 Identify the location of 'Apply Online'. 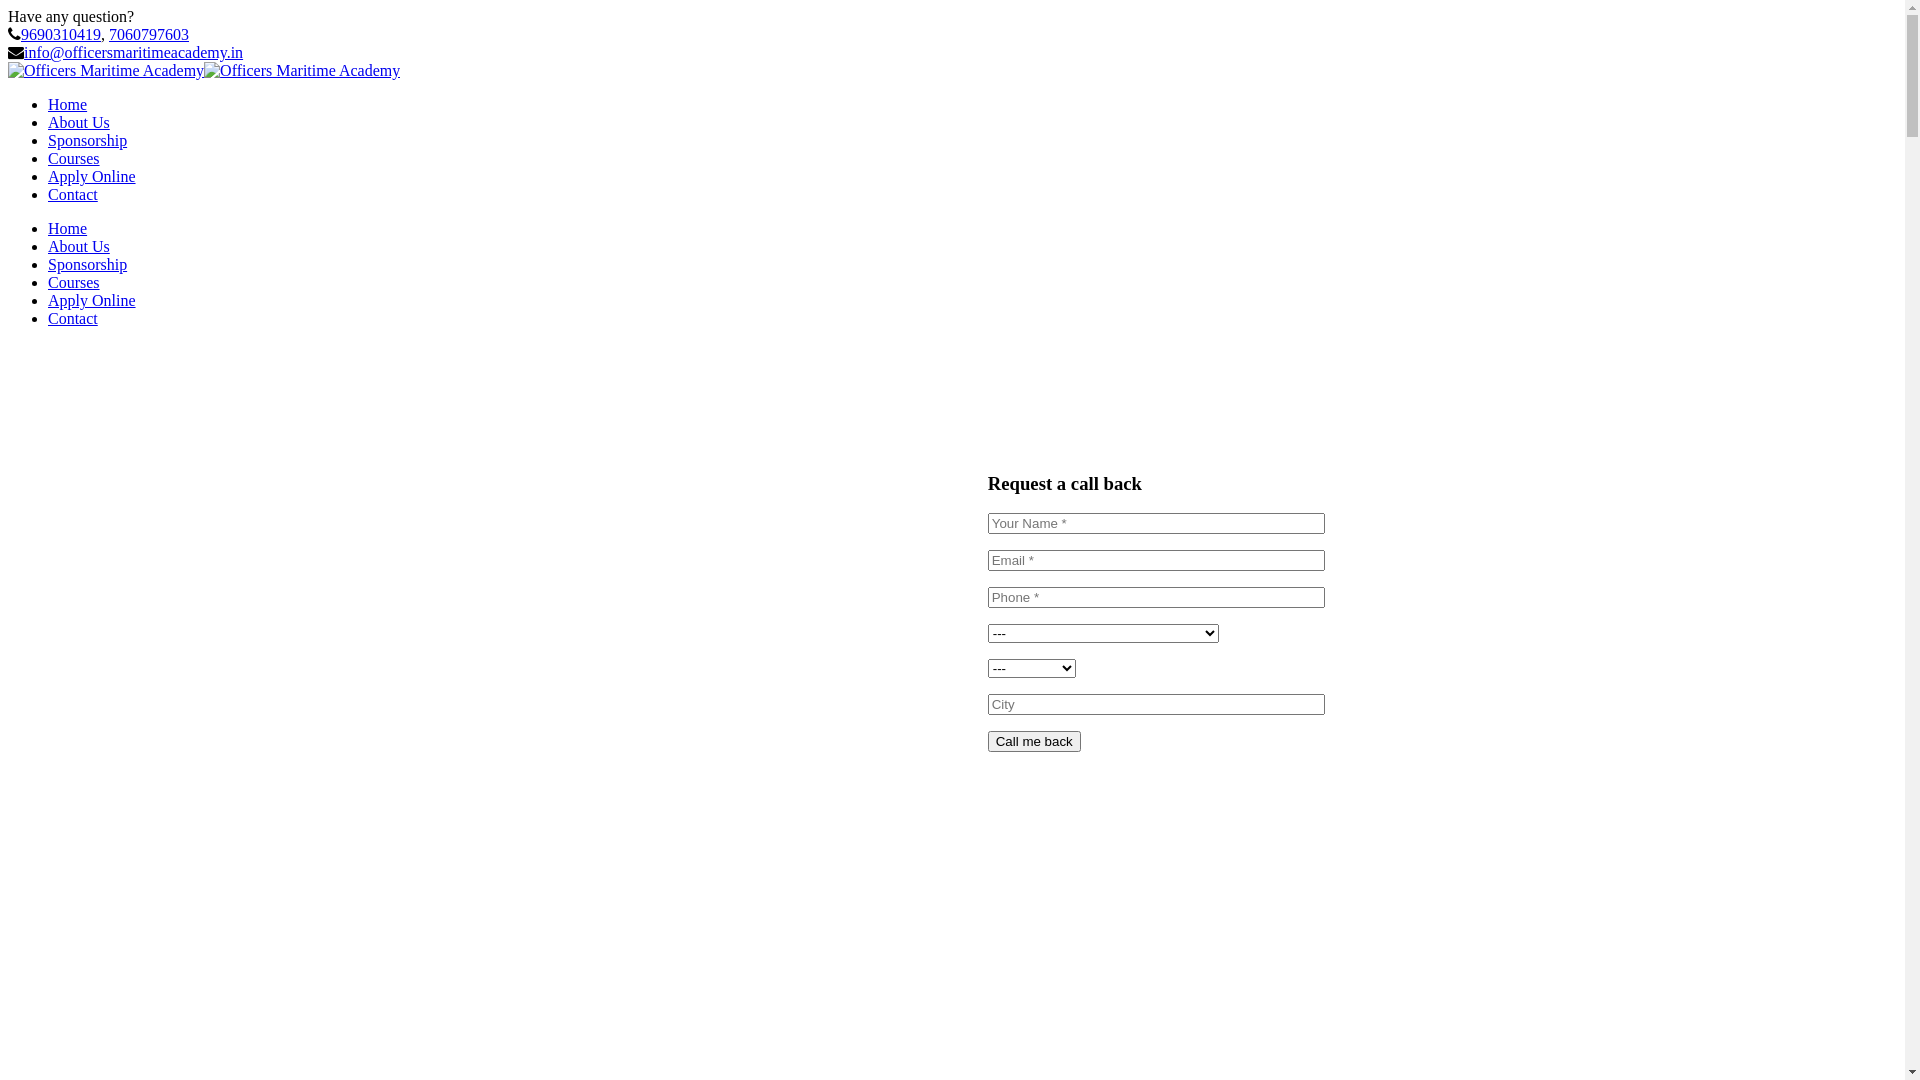
(90, 175).